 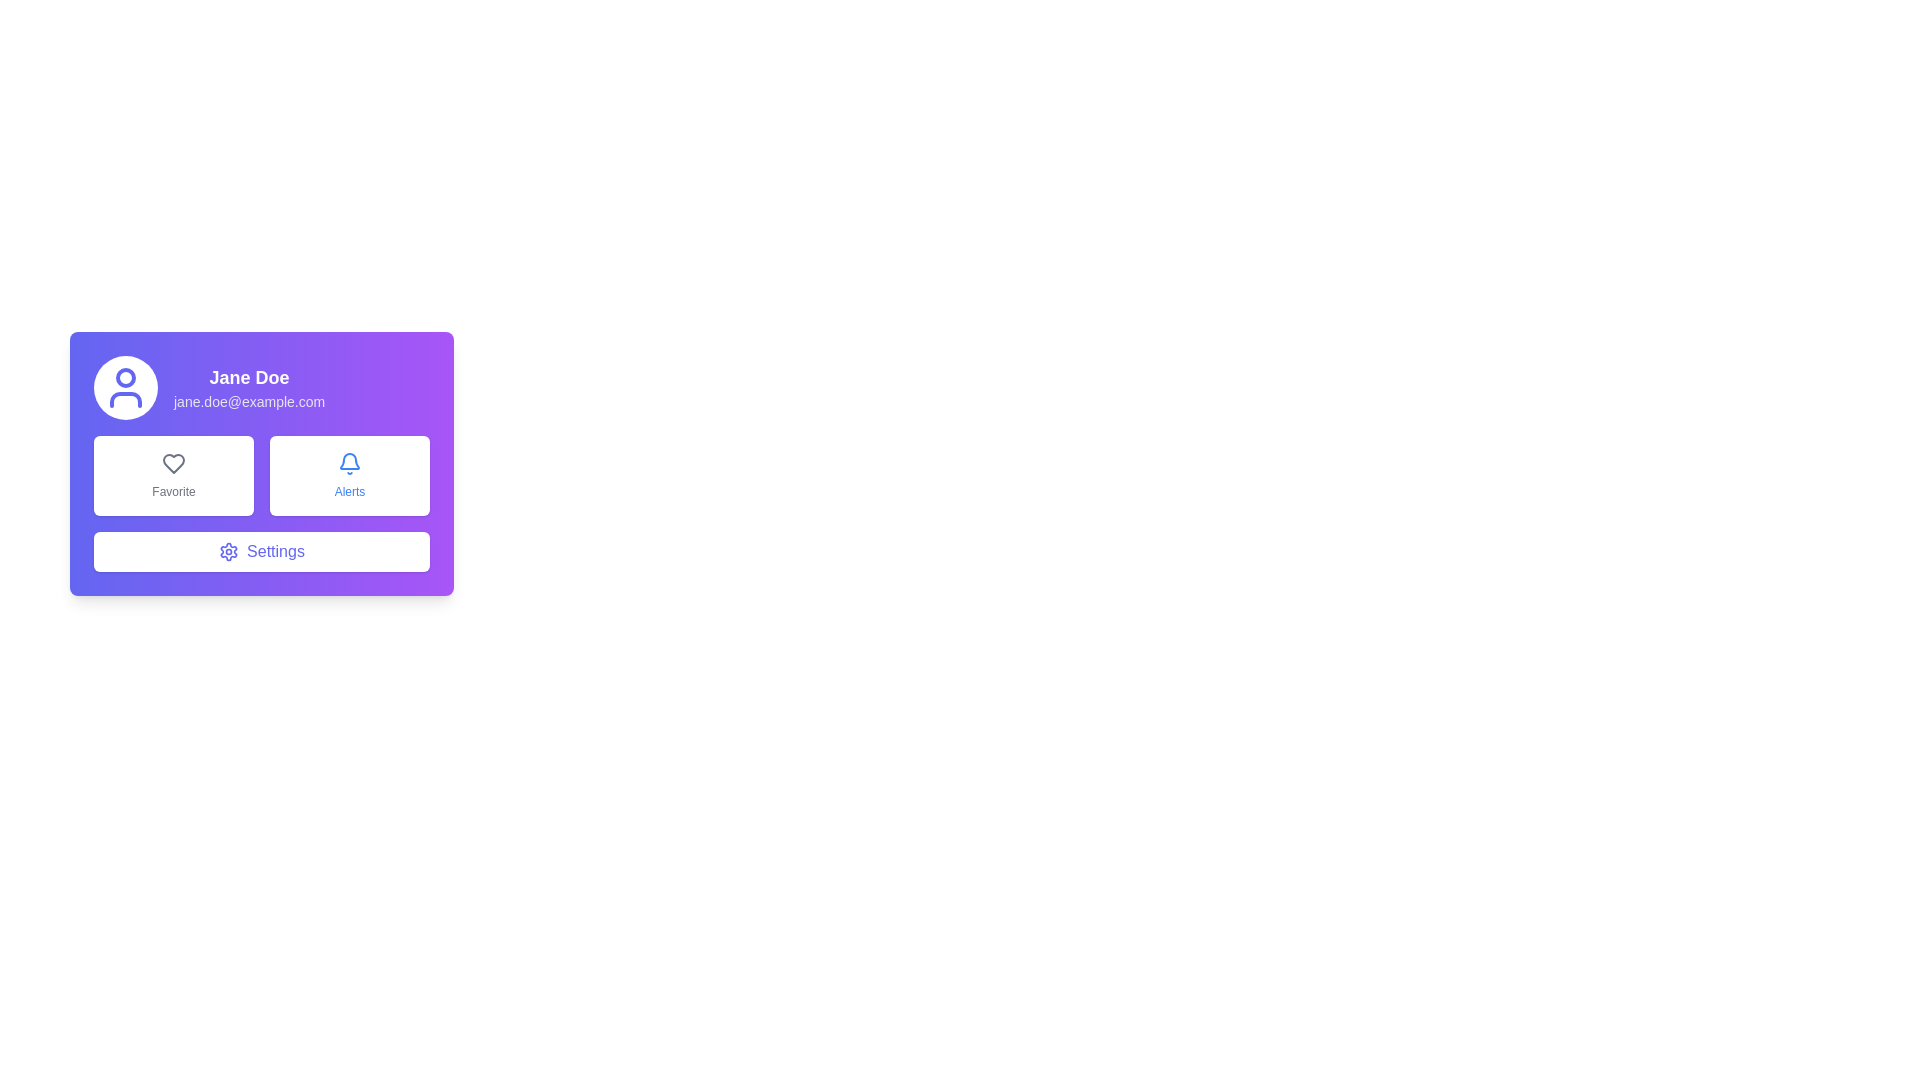 What do you see at coordinates (248, 401) in the screenshot?
I see `the text label displaying the contact email address associated with the user 'Jane Doe', which is positioned below the name 'Jane Doe' in the upper-left card section of the interface` at bounding box center [248, 401].